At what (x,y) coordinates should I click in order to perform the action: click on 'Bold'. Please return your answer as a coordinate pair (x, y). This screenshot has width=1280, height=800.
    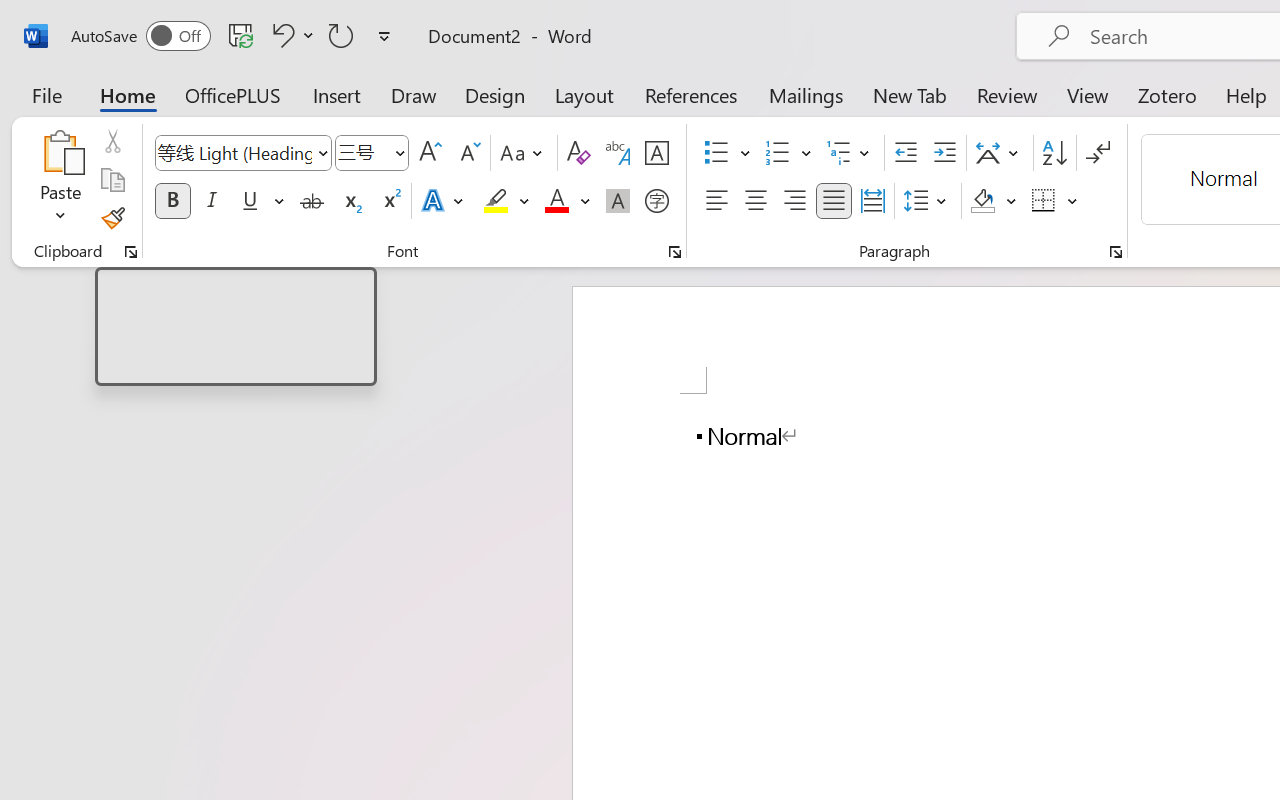
    Looking at the image, I should click on (172, 201).